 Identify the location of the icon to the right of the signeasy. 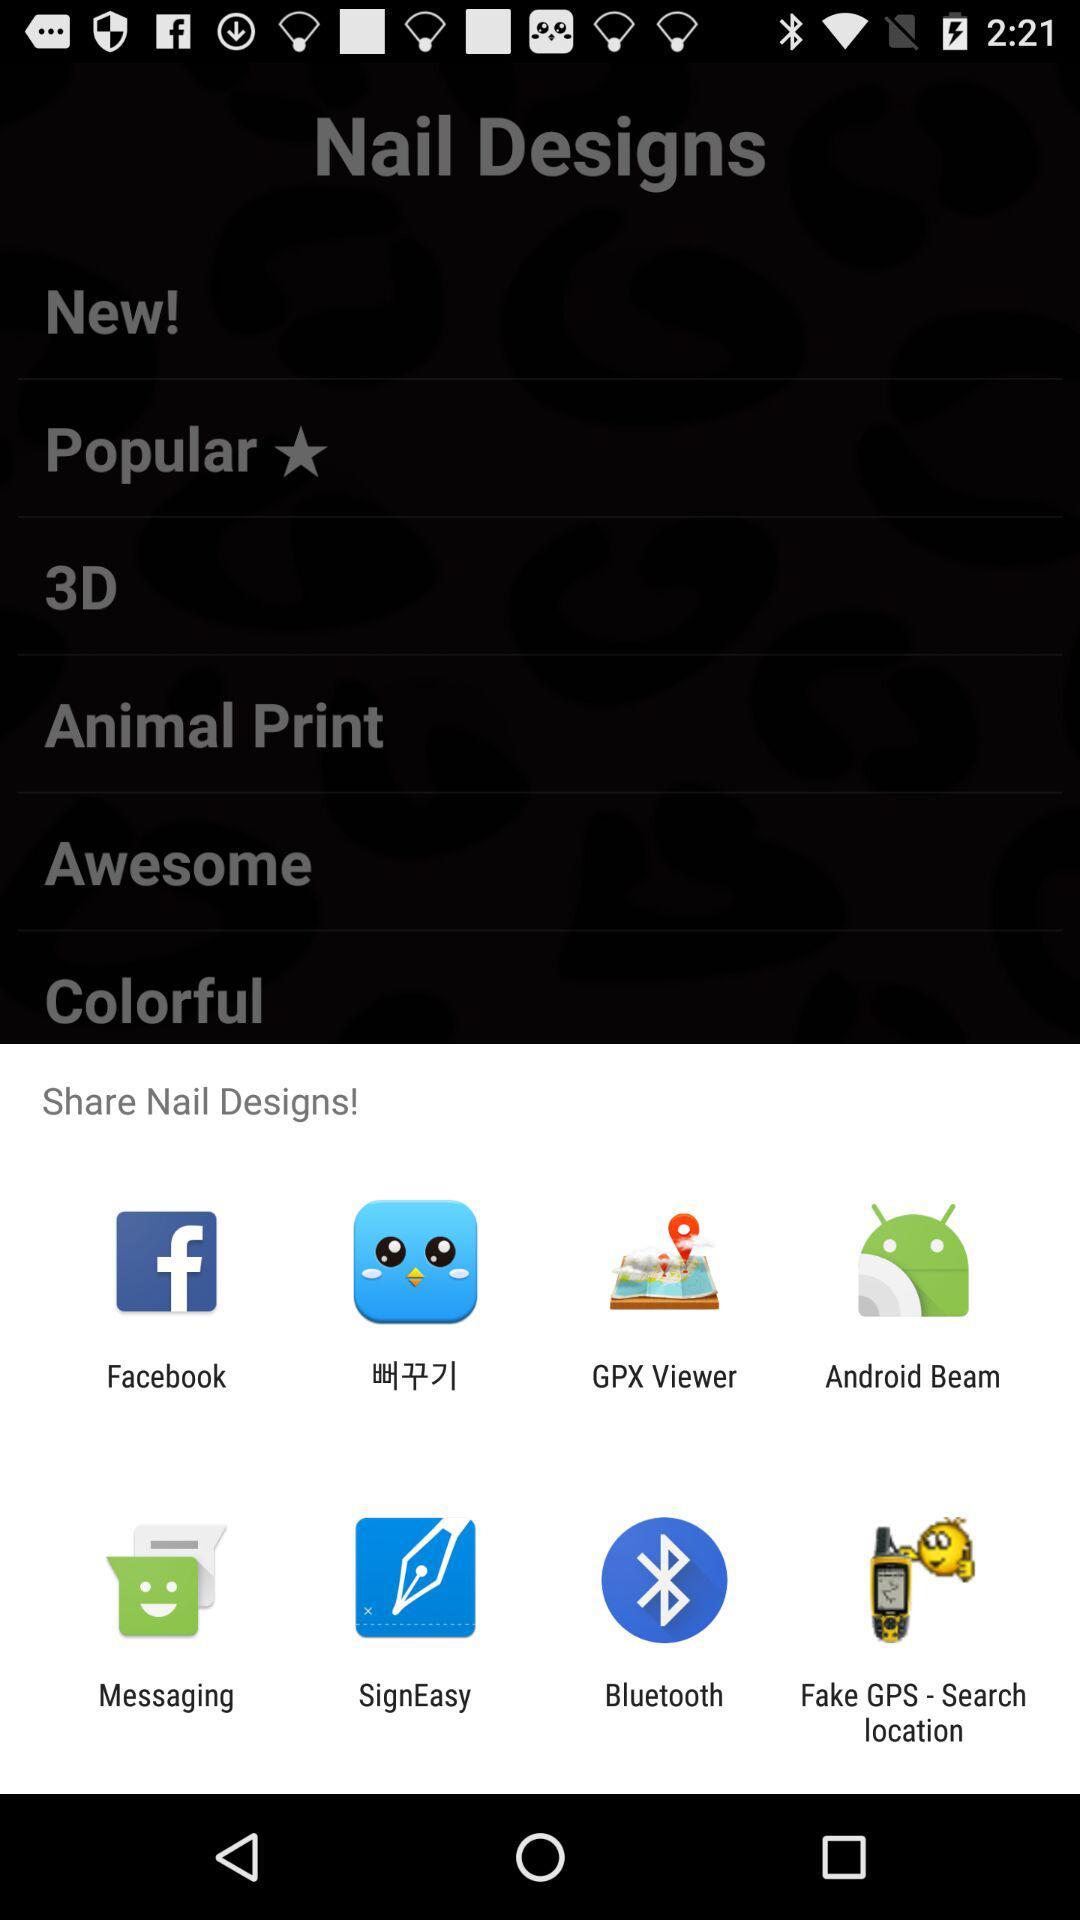
(664, 1711).